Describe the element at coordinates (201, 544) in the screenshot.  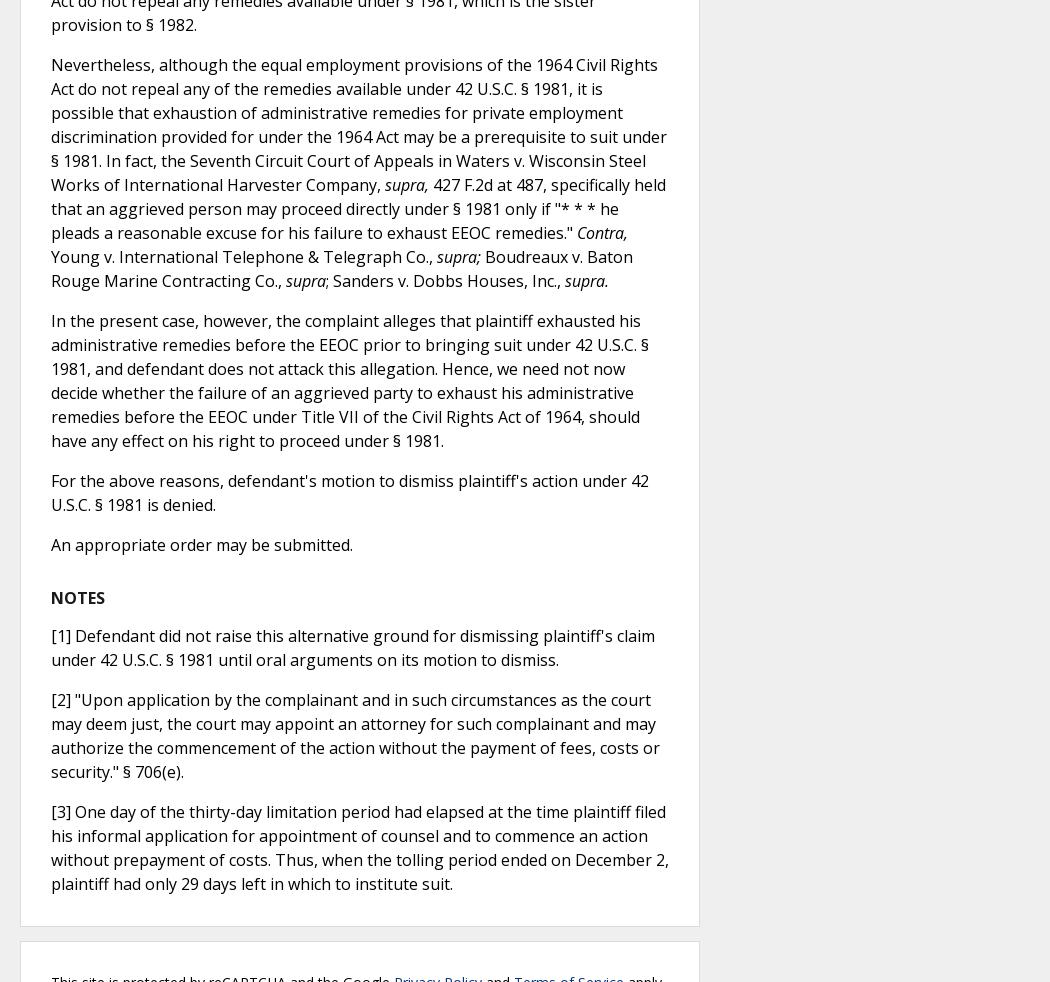
I see `'An appropriate order may be submitted.'` at that location.